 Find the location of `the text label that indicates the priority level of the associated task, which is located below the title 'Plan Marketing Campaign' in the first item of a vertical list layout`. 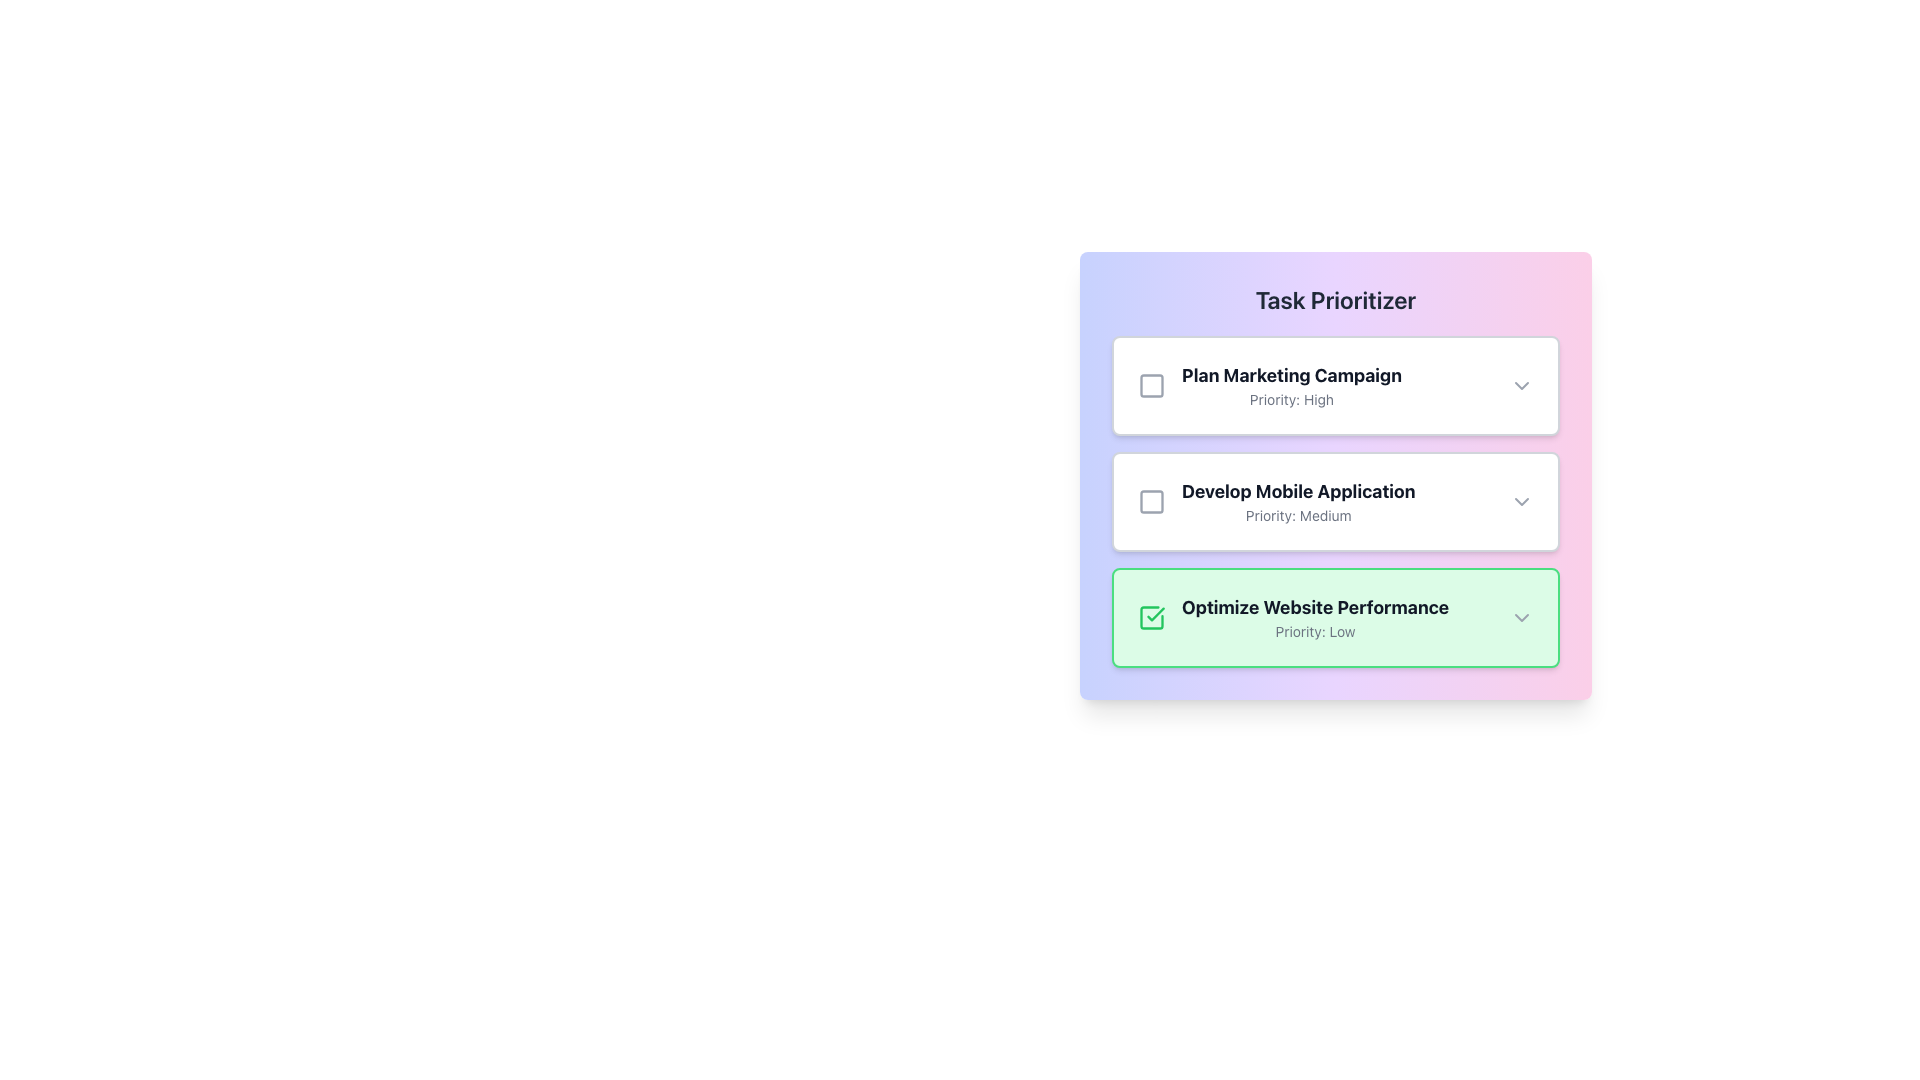

the text label that indicates the priority level of the associated task, which is located below the title 'Plan Marketing Campaign' in the first item of a vertical list layout is located at coordinates (1291, 400).